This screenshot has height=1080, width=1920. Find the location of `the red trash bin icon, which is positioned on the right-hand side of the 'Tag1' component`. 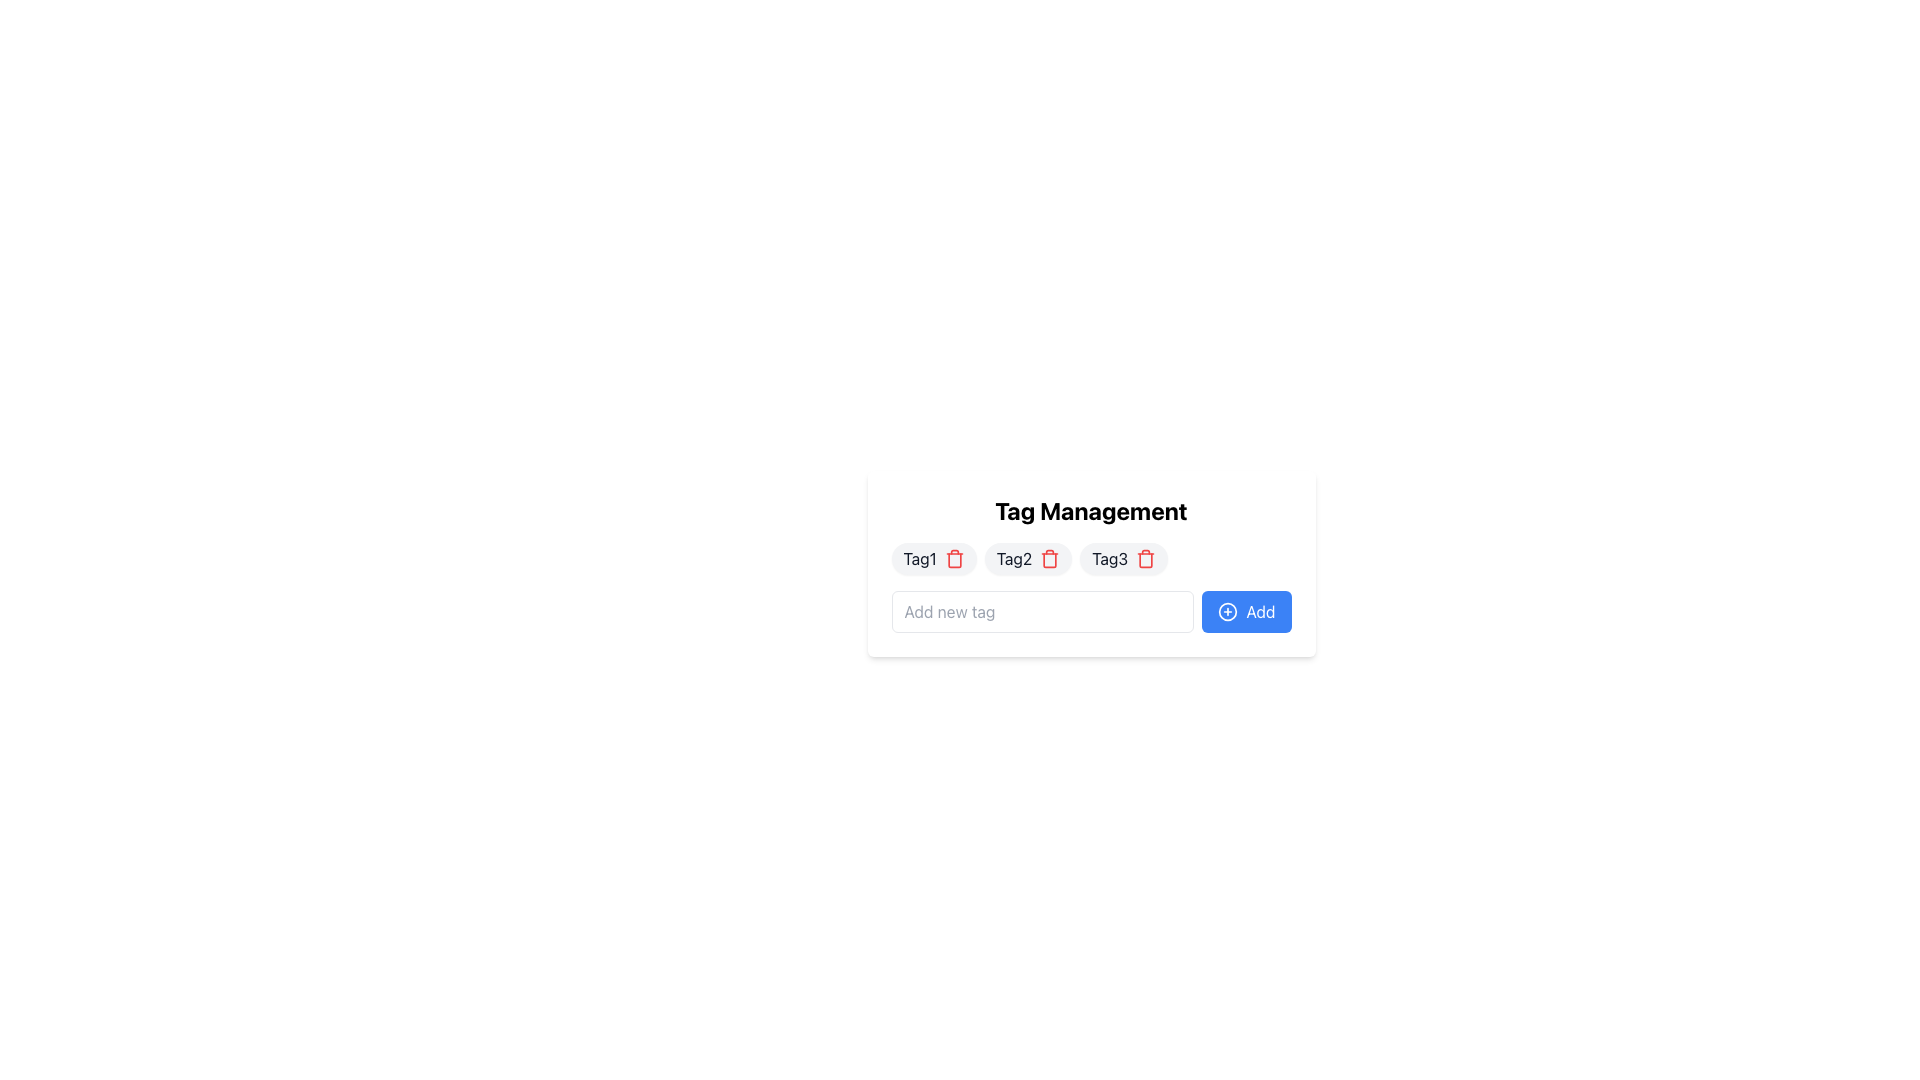

the red trash bin icon, which is positioned on the right-hand side of the 'Tag1' component is located at coordinates (953, 559).